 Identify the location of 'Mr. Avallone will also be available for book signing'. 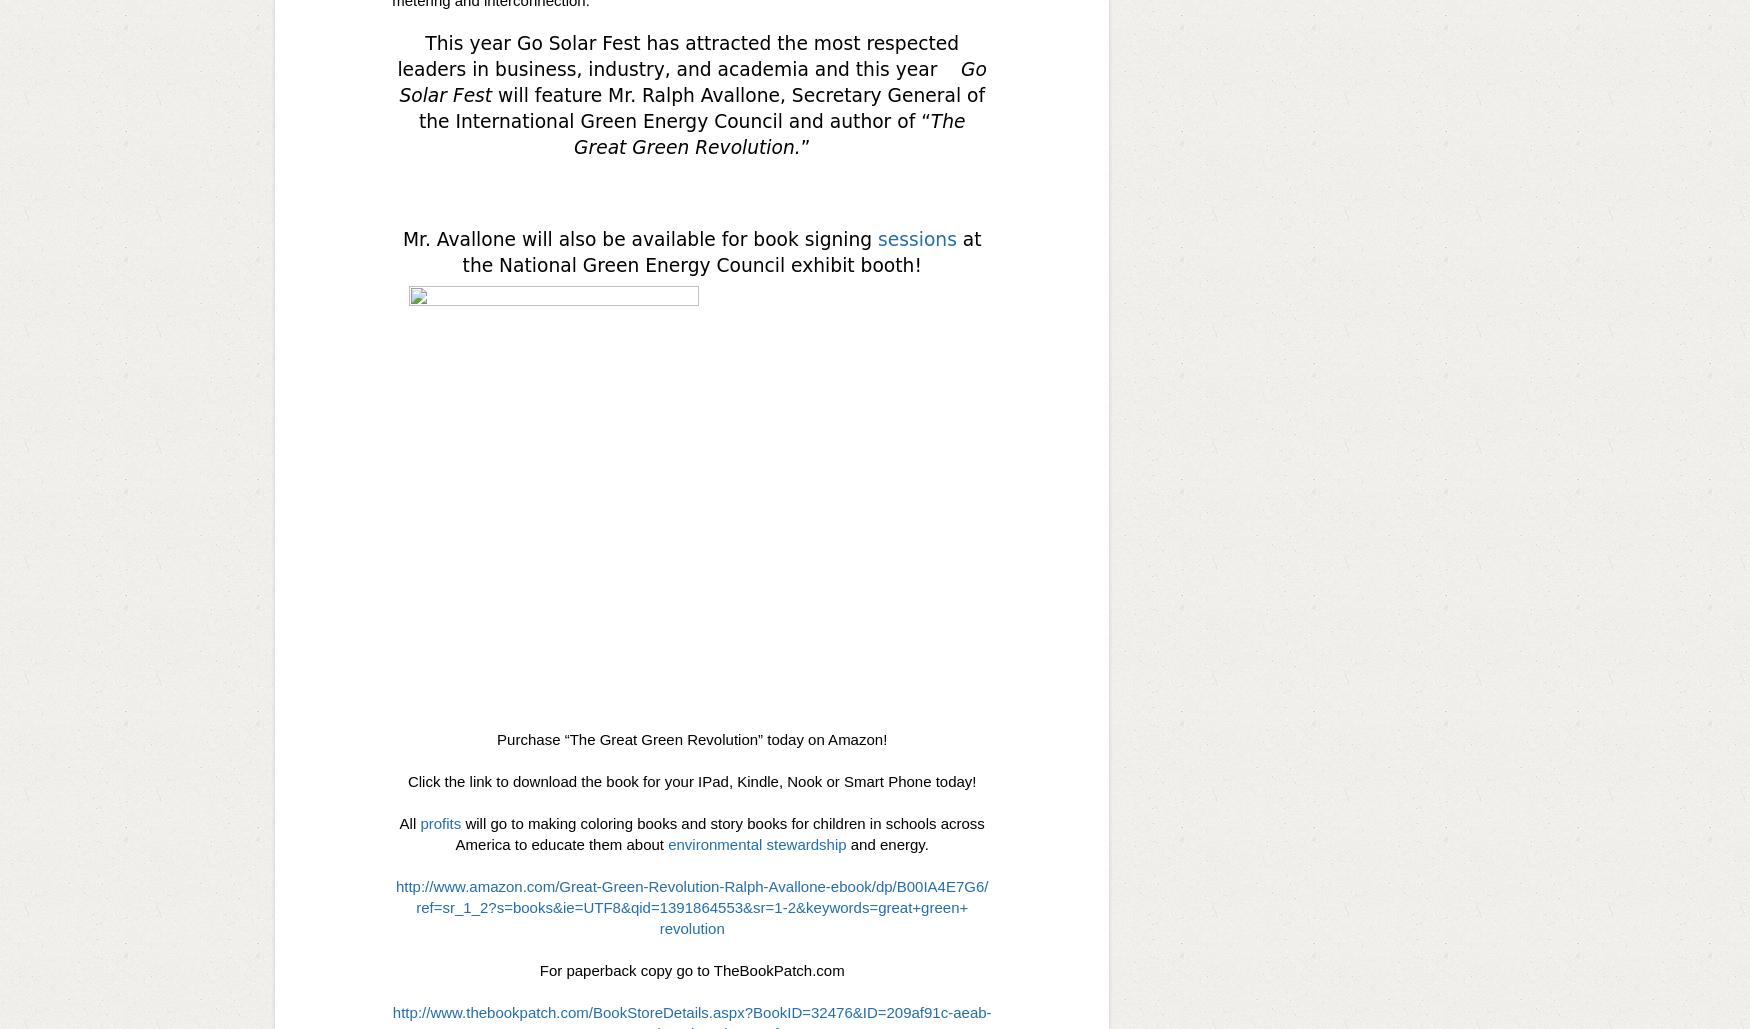
(638, 238).